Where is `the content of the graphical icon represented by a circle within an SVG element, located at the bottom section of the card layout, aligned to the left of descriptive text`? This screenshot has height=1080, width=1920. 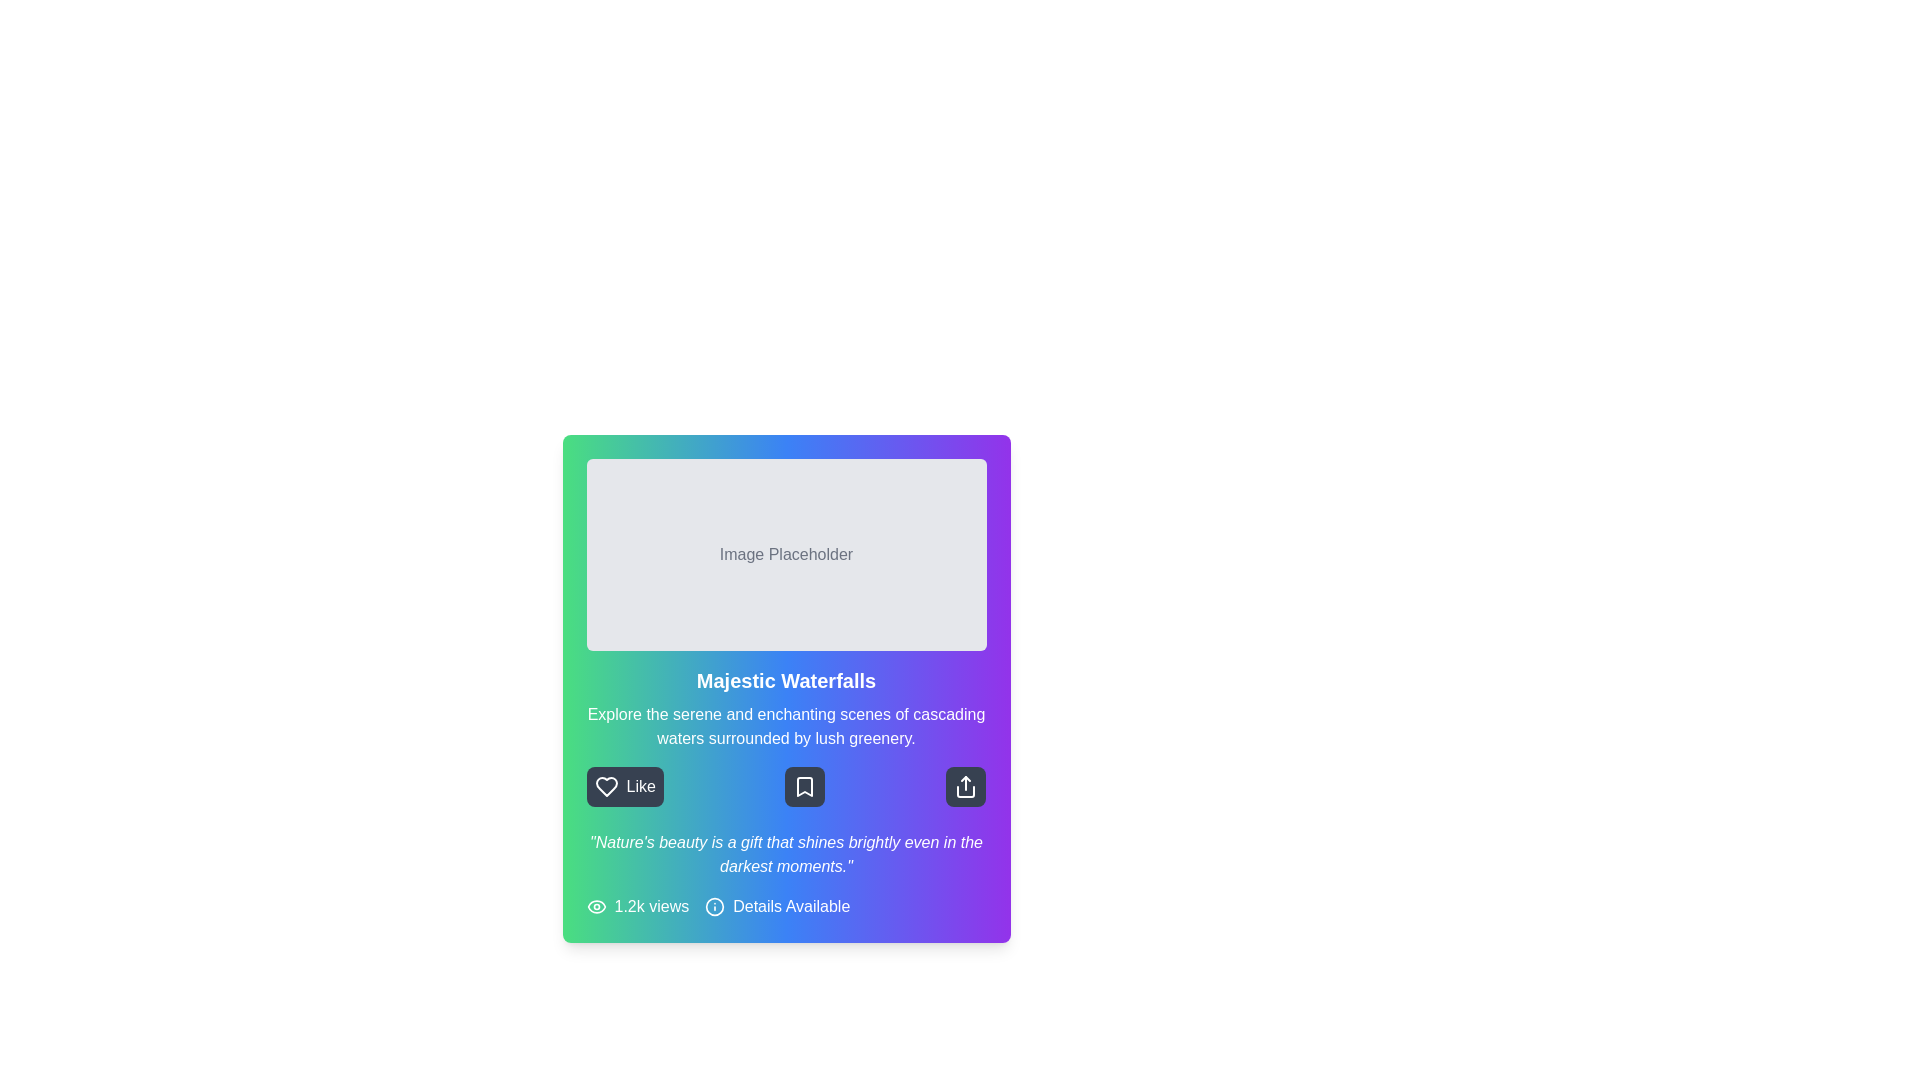
the content of the graphical icon represented by a circle within an SVG element, located at the bottom section of the card layout, aligned to the left of descriptive text is located at coordinates (715, 906).